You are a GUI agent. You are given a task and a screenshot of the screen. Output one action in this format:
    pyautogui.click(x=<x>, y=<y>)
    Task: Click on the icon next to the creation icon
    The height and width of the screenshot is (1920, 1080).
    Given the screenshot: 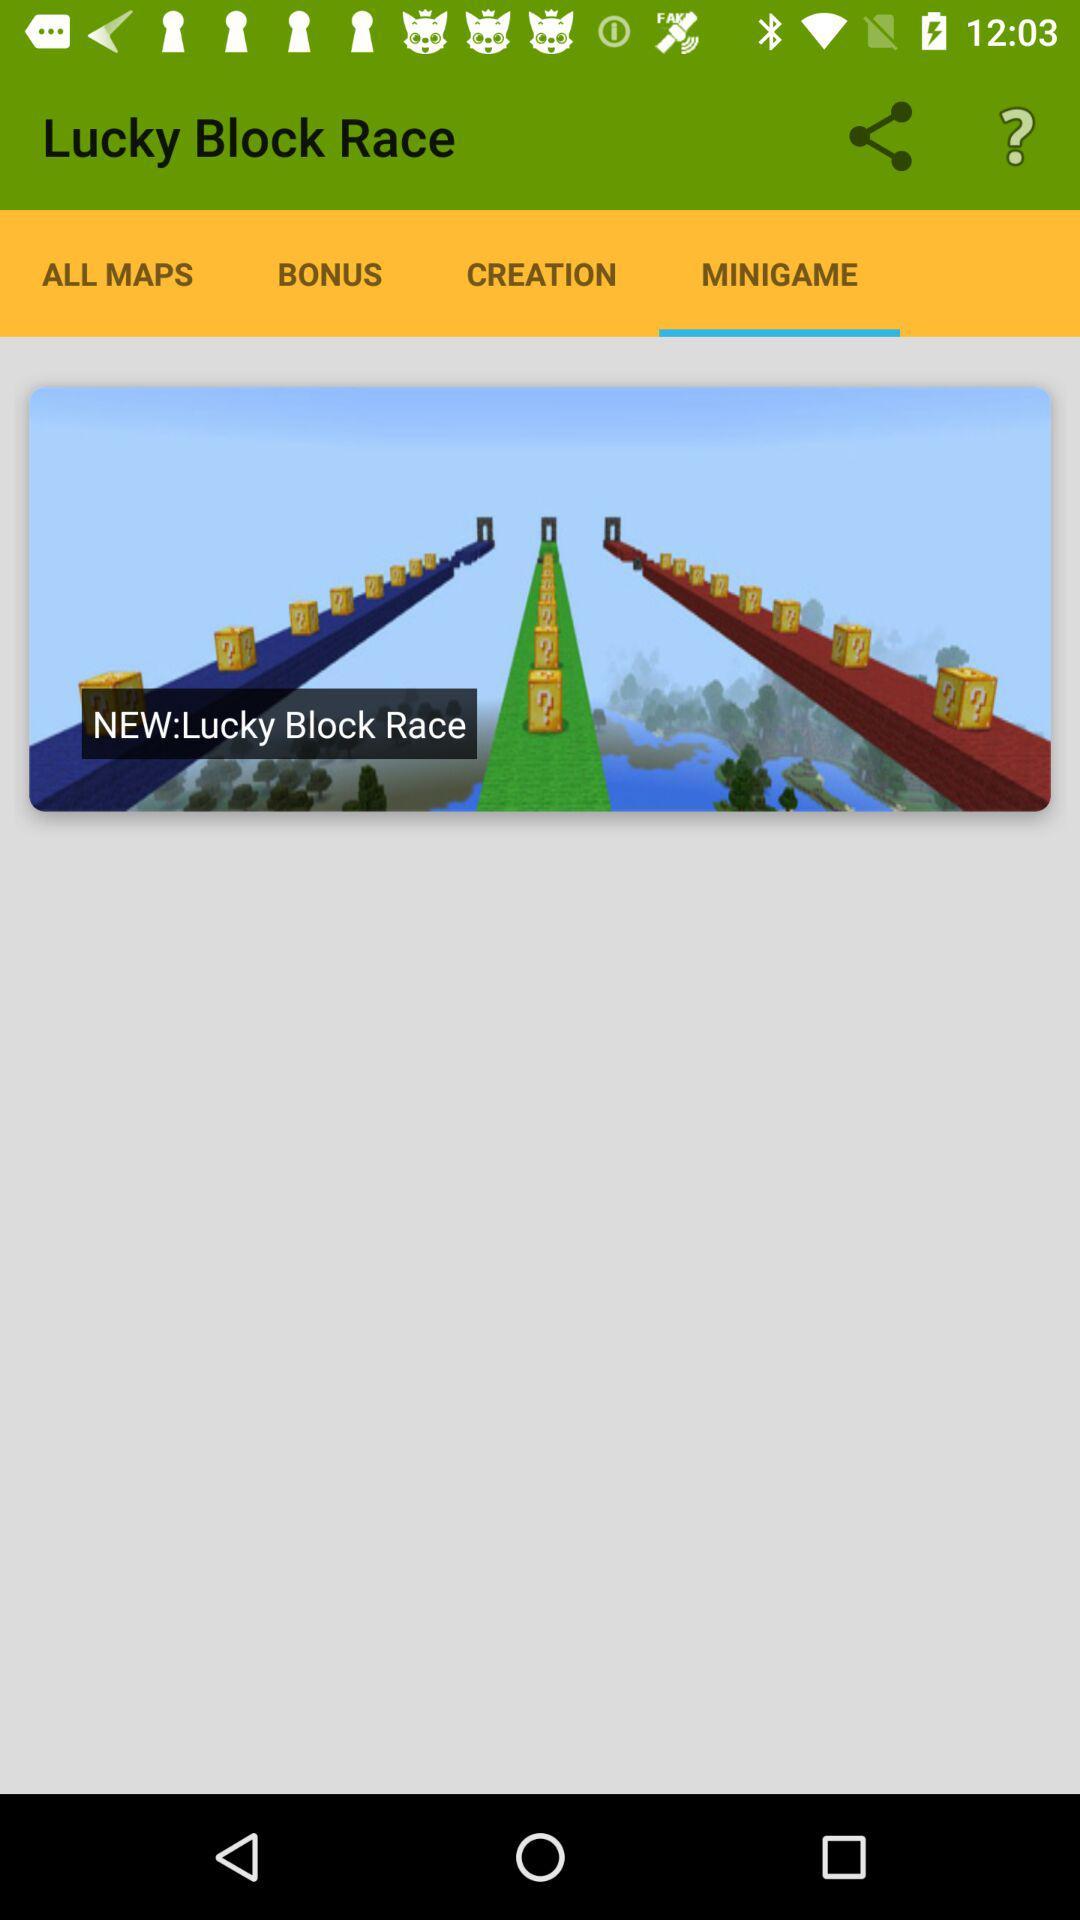 What is the action you would take?
    pyautogui.click(x=778, y=272)
    